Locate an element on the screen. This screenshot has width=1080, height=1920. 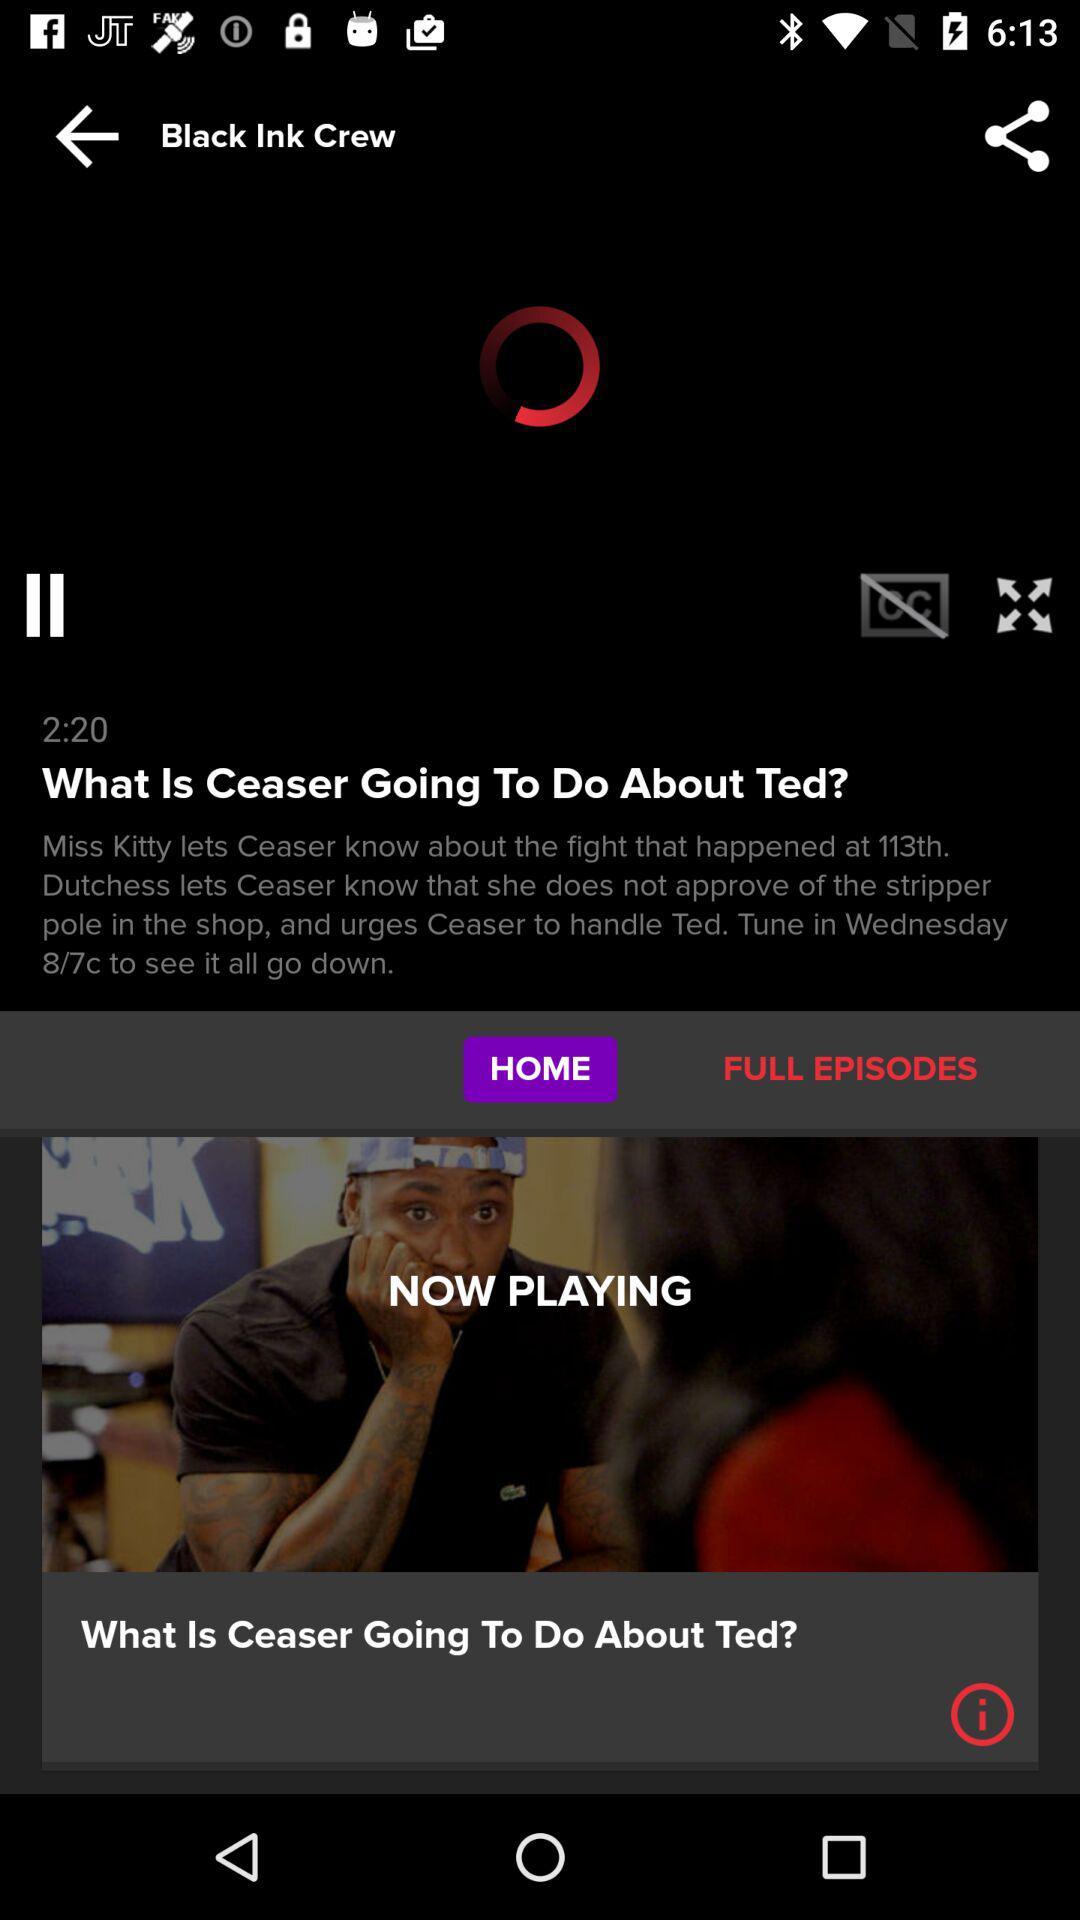
the fullscreen icon is located at coordinates (1024, 603).